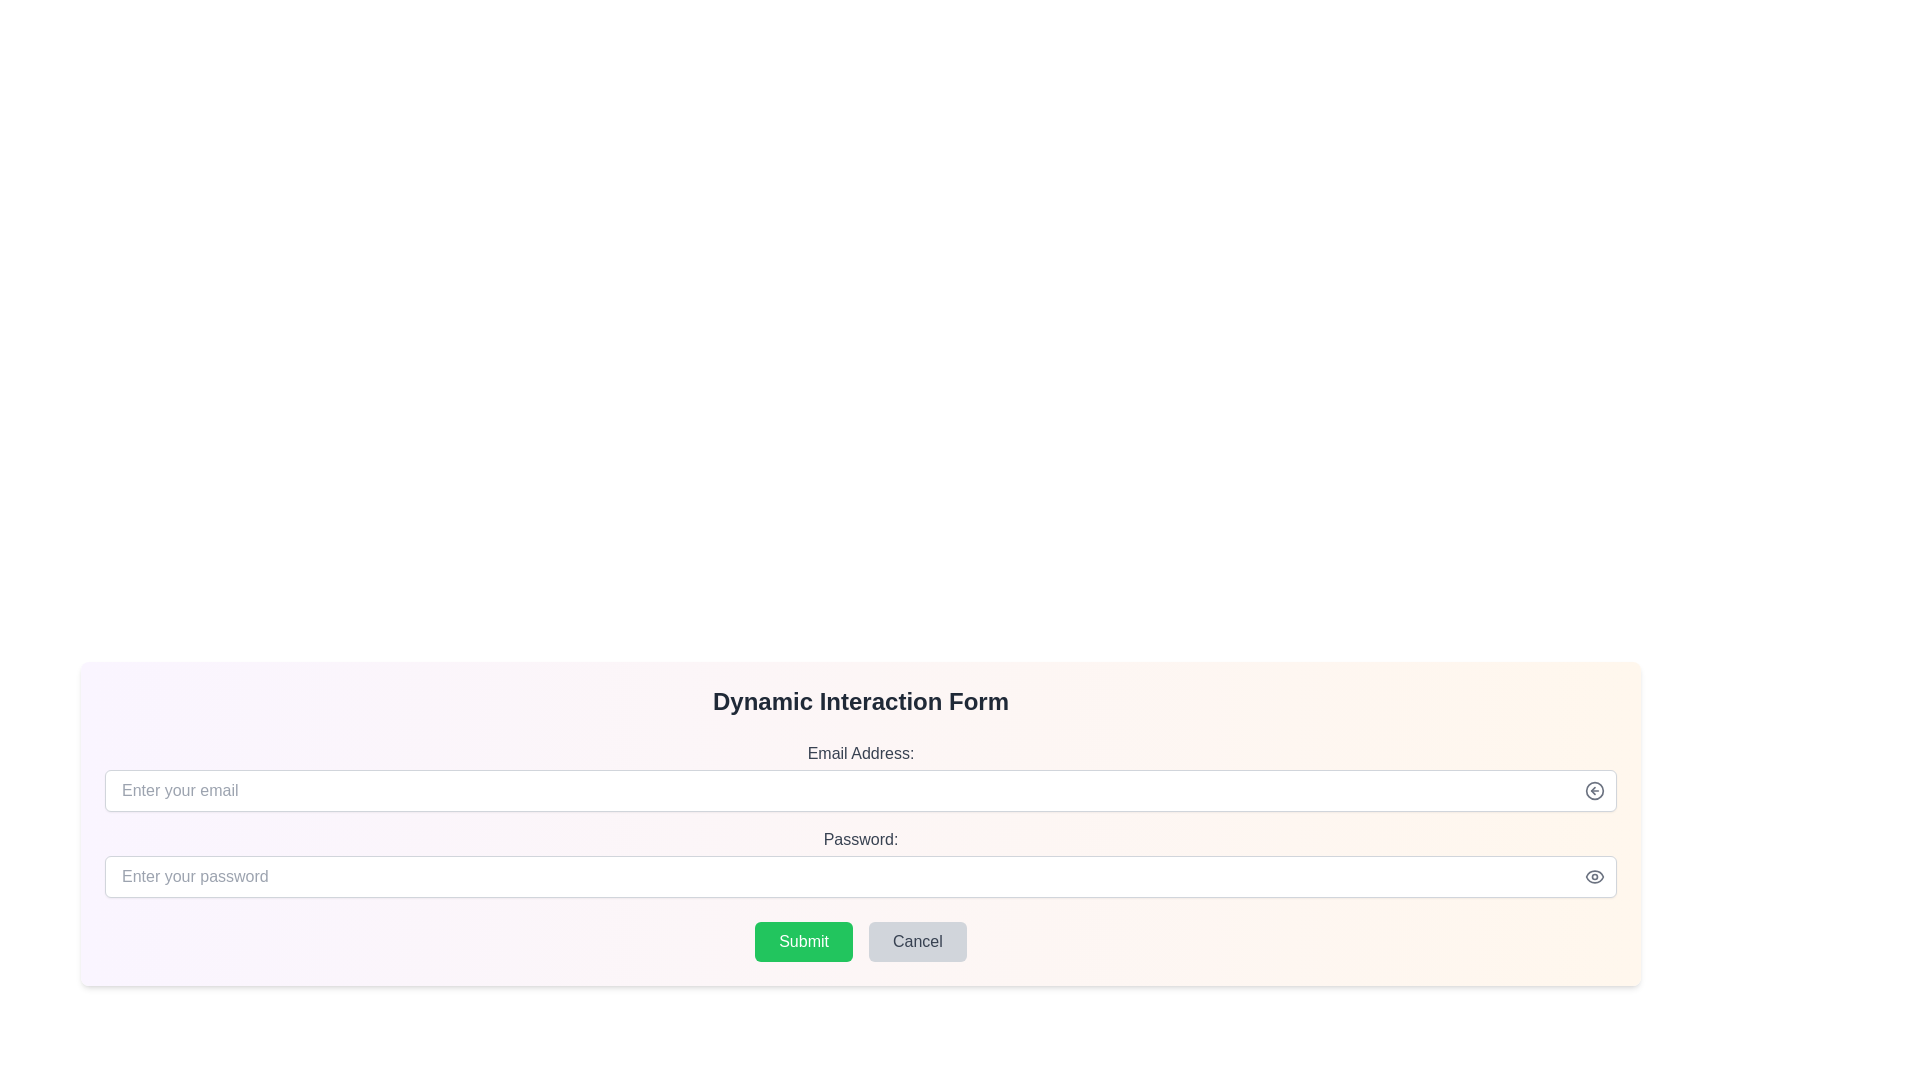 The image size is (1920, 1080). Describe the element at coordinates (860, 753) in the screenshot. I see `the text label reading 'Email Address:' which serves as an identifier for the email input field` at that location.